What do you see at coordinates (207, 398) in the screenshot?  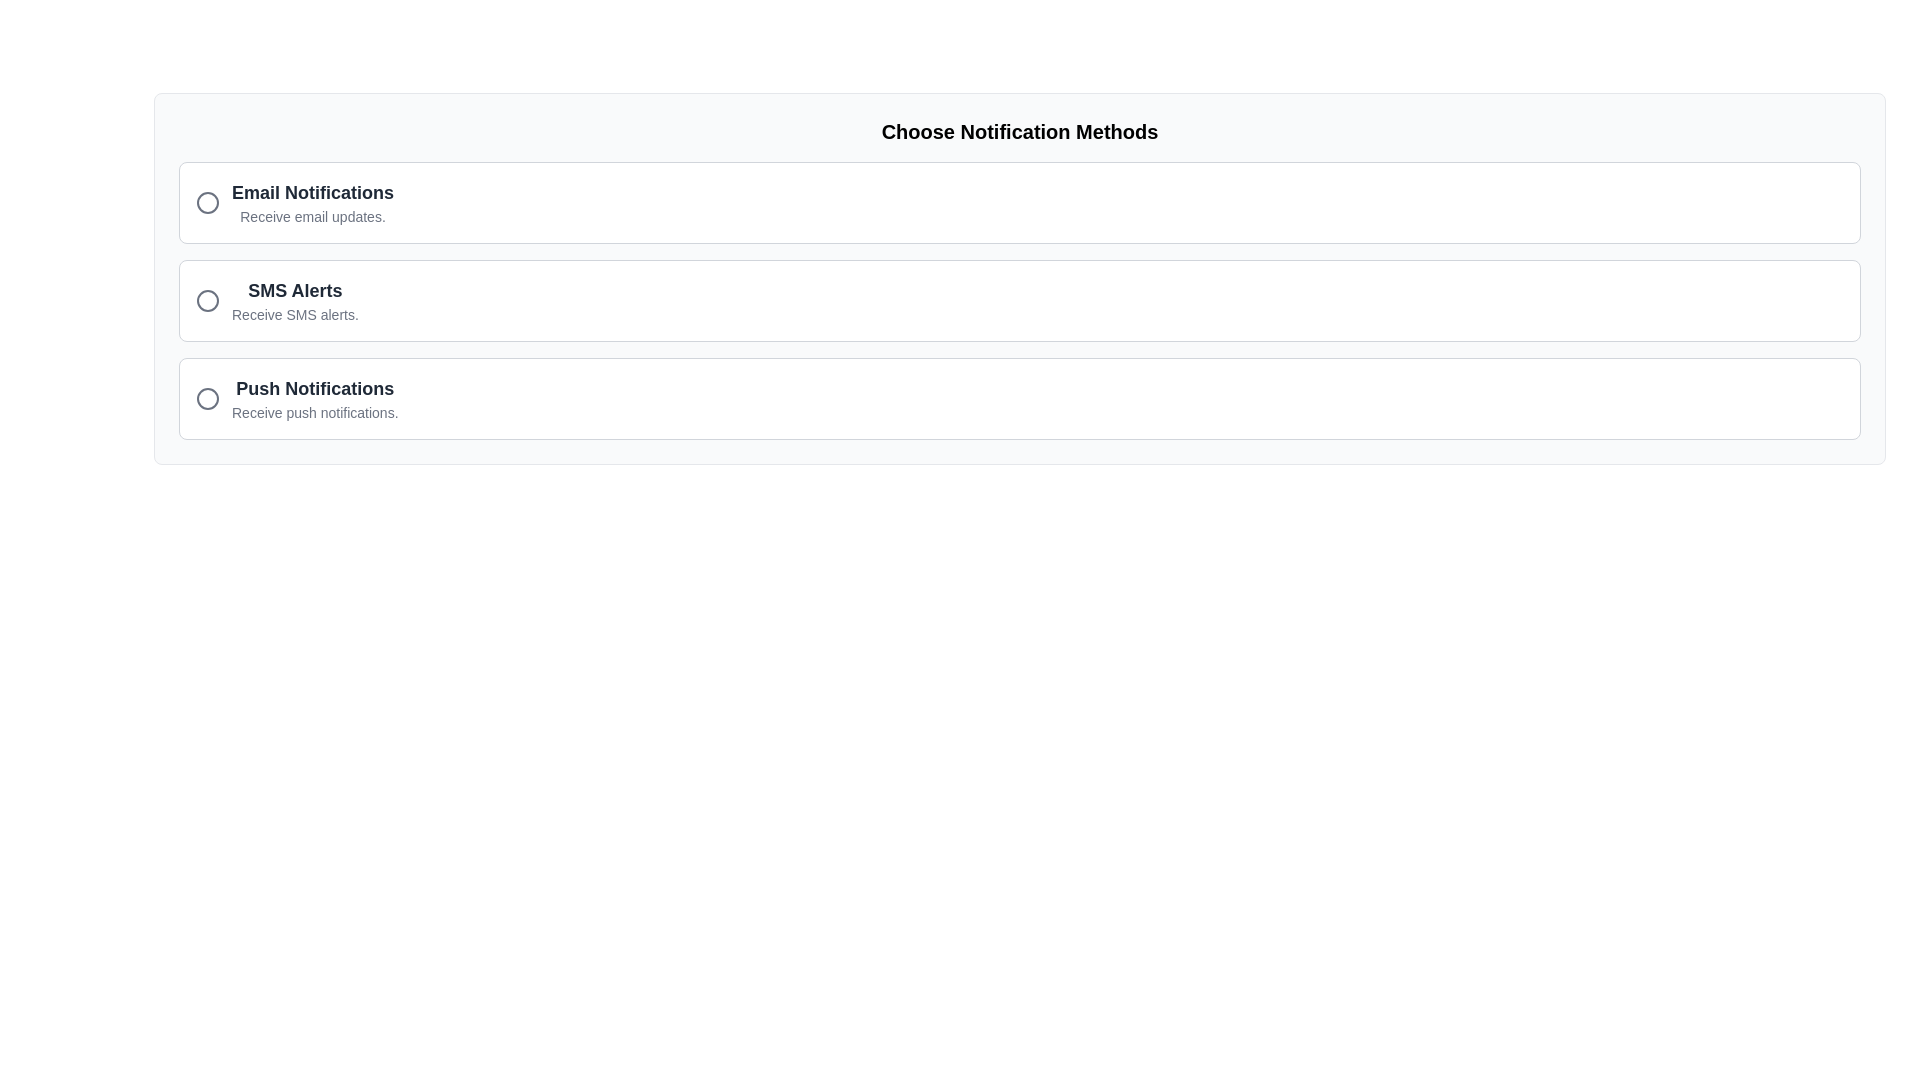 I see `the inner circle of the 'Push Notifications' icon, which is the third option in a vertically stacked list of notification methods` at bounding box center [207, 398].